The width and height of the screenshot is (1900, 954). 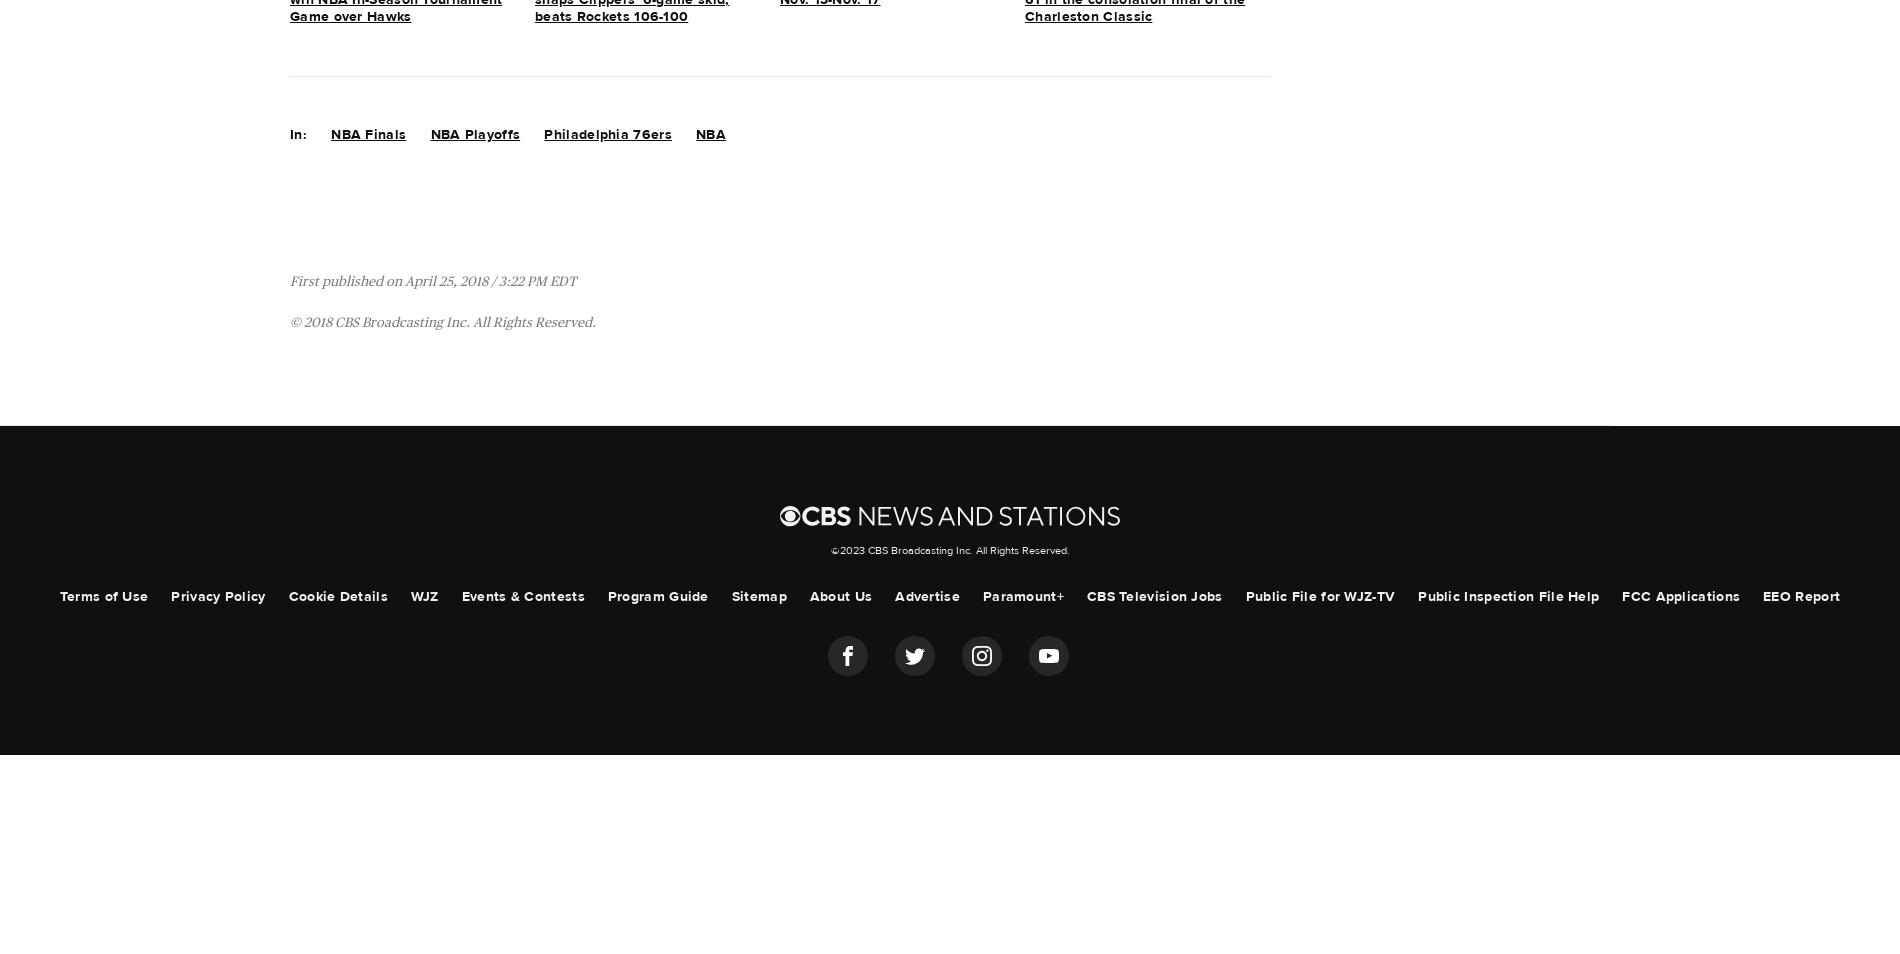 I want to click on 'Program Guide', so click(x=657, y=594).